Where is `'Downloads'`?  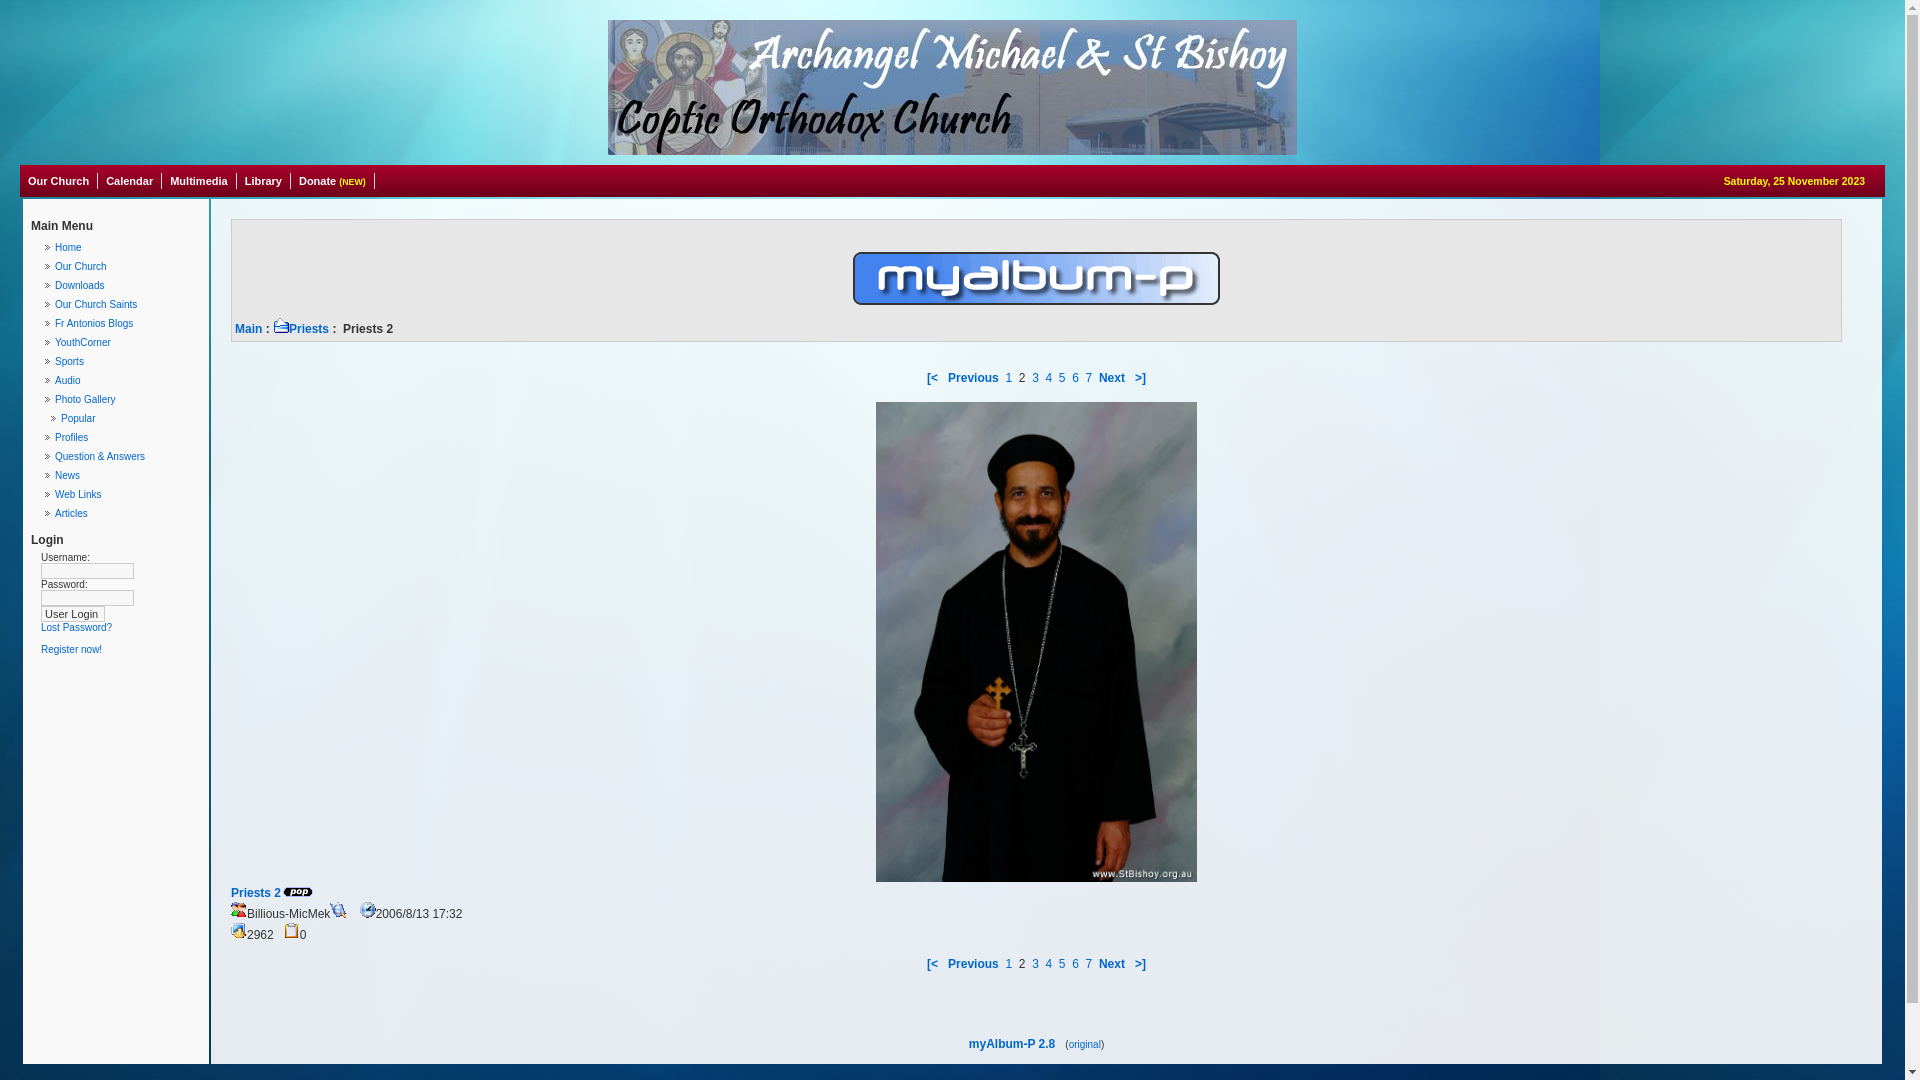 'Downloads' is located at coordinates (119, 285).